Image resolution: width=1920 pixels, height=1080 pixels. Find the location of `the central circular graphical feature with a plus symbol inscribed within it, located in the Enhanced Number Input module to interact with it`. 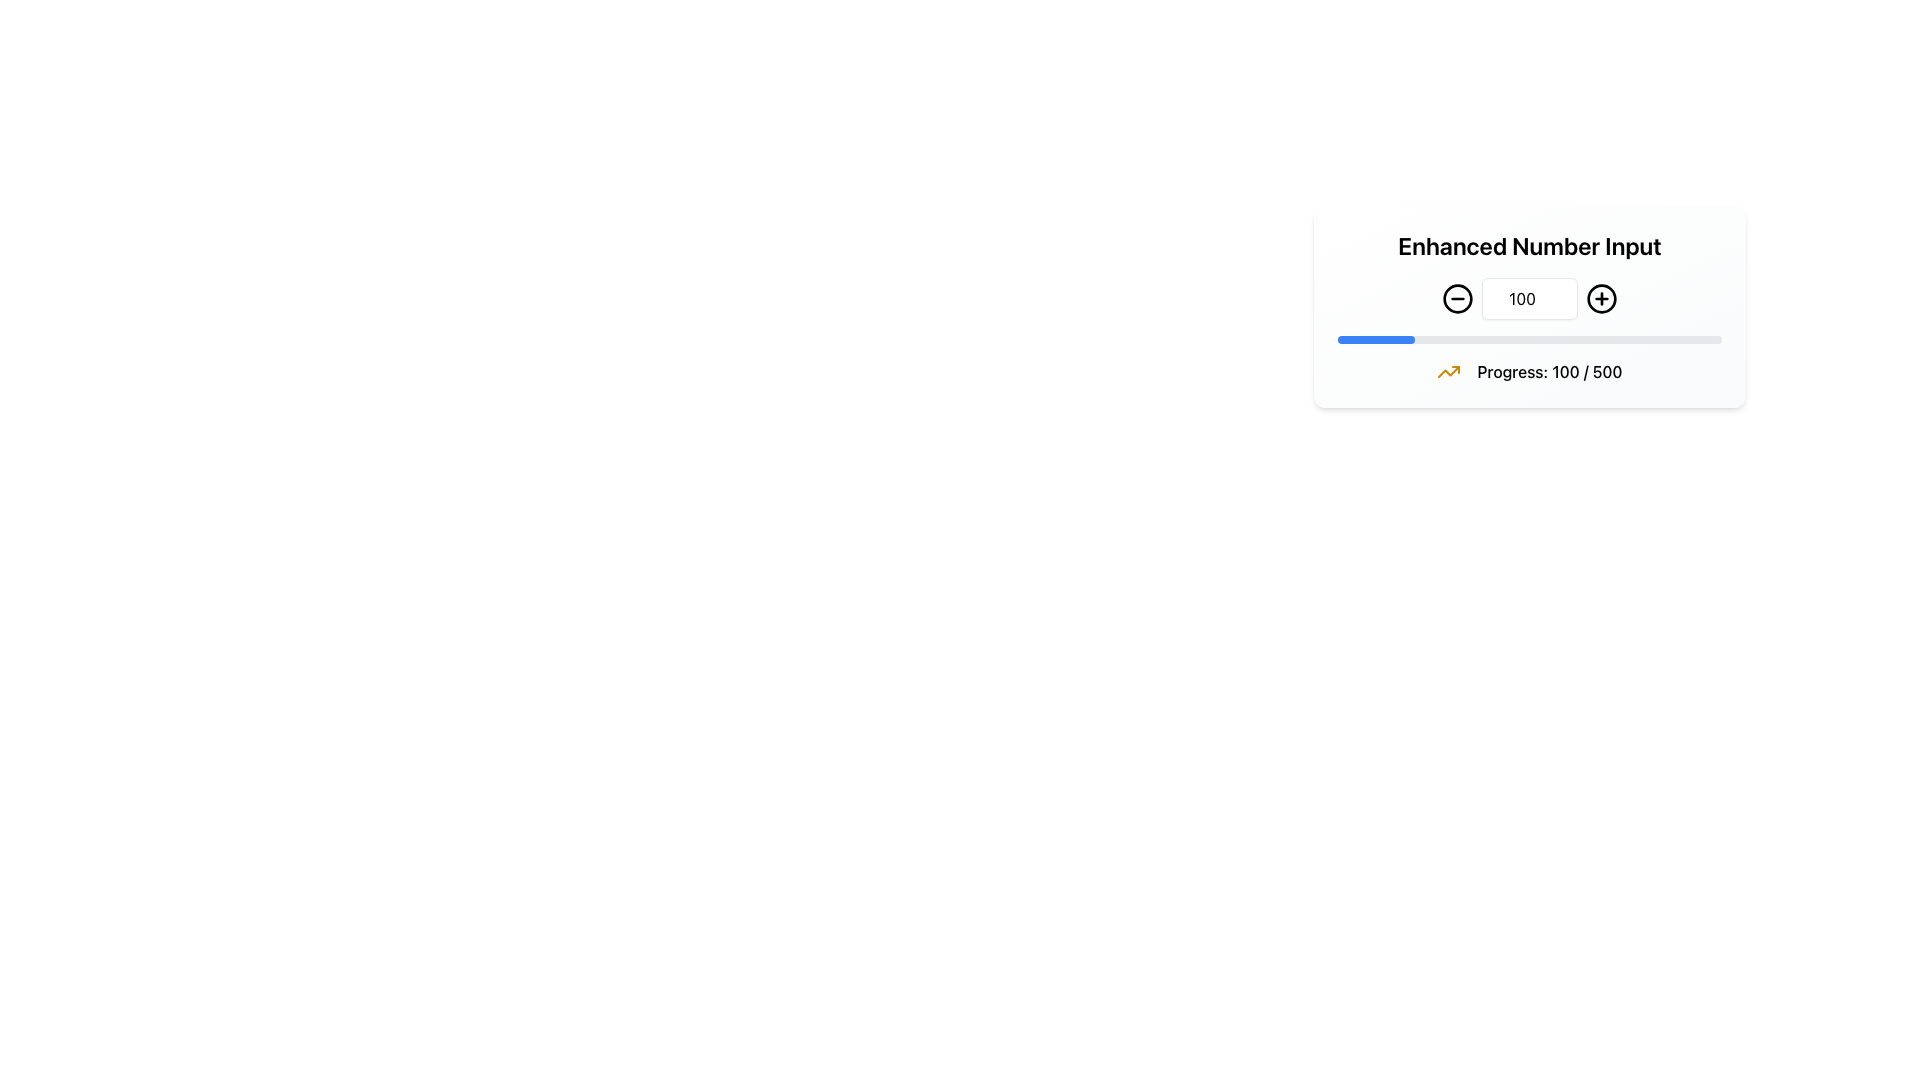

the central circular graphical feature with a plus symbol inscribed within it, located in the Enhanced Number Input module to interact with it is located at coordinates (1602, 299).